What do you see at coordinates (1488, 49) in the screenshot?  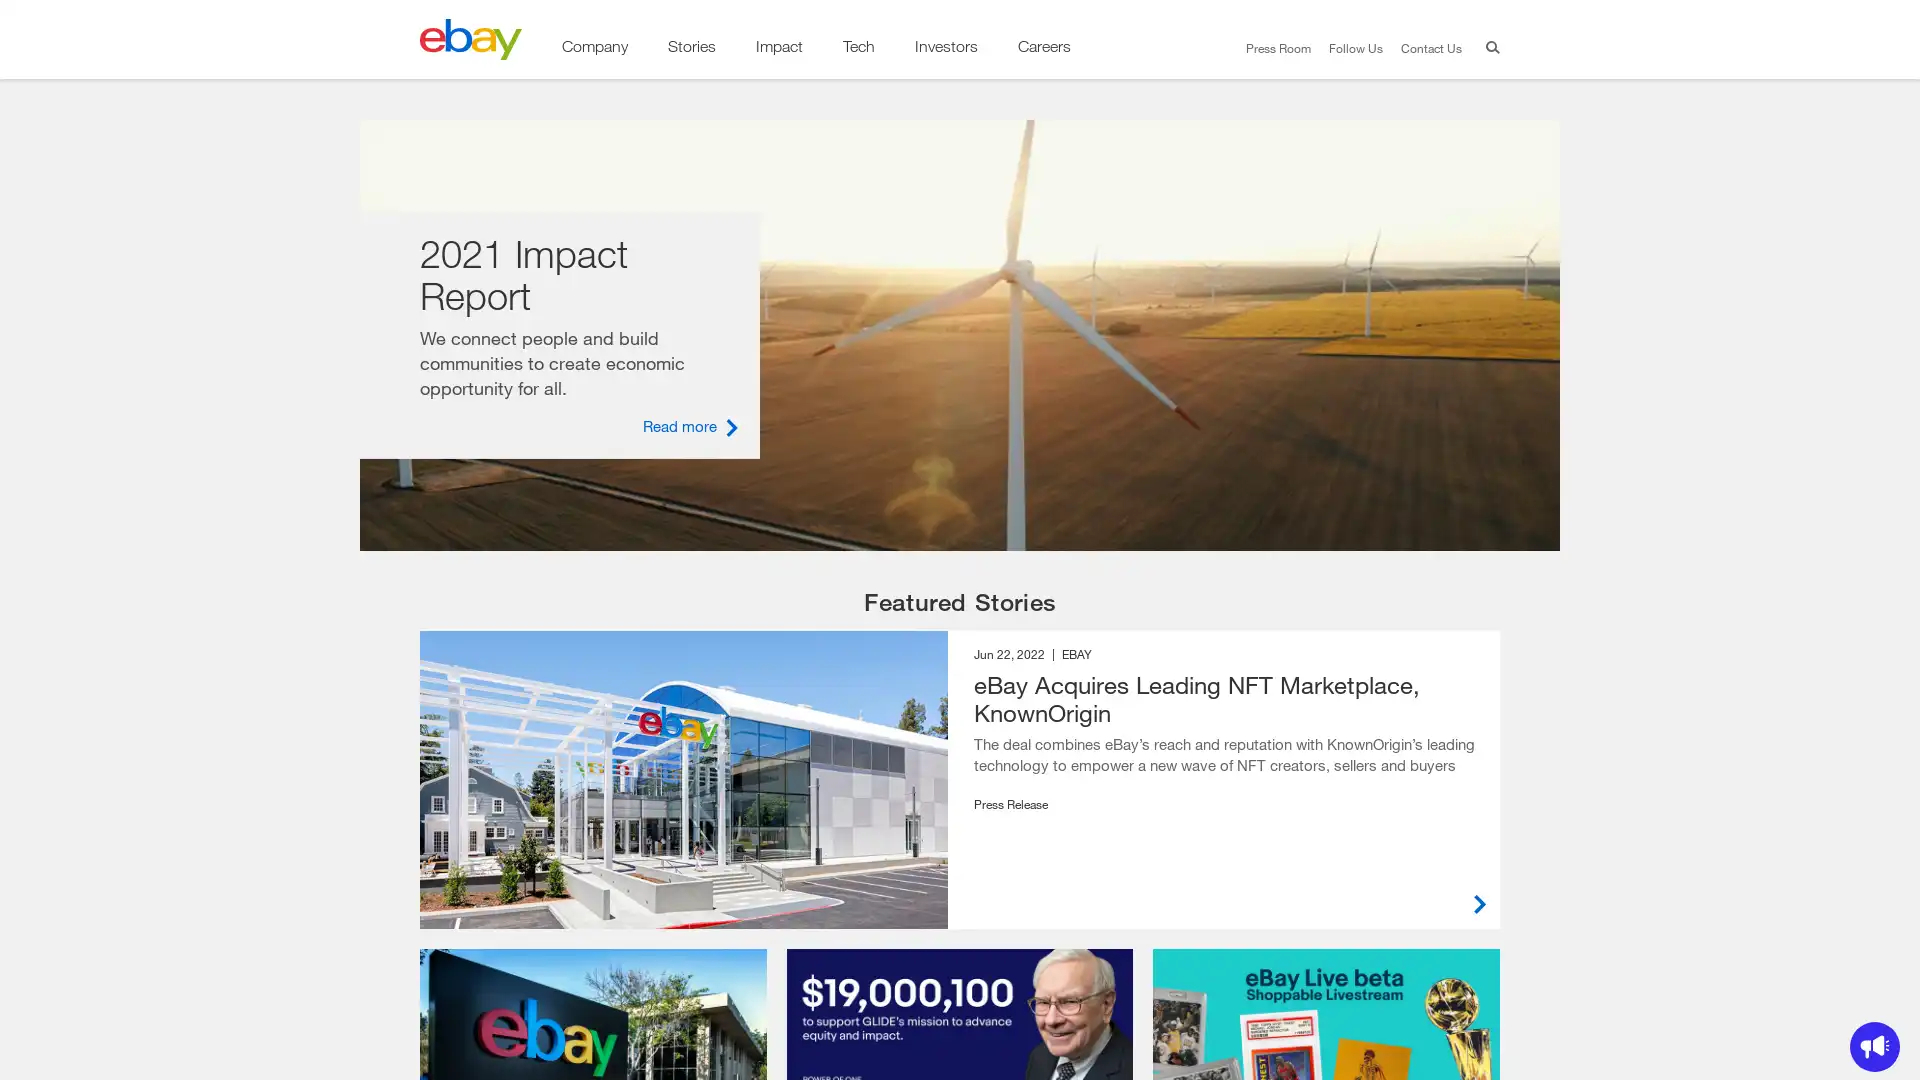 I see `Search Website` at bounding box center [1488, 49].